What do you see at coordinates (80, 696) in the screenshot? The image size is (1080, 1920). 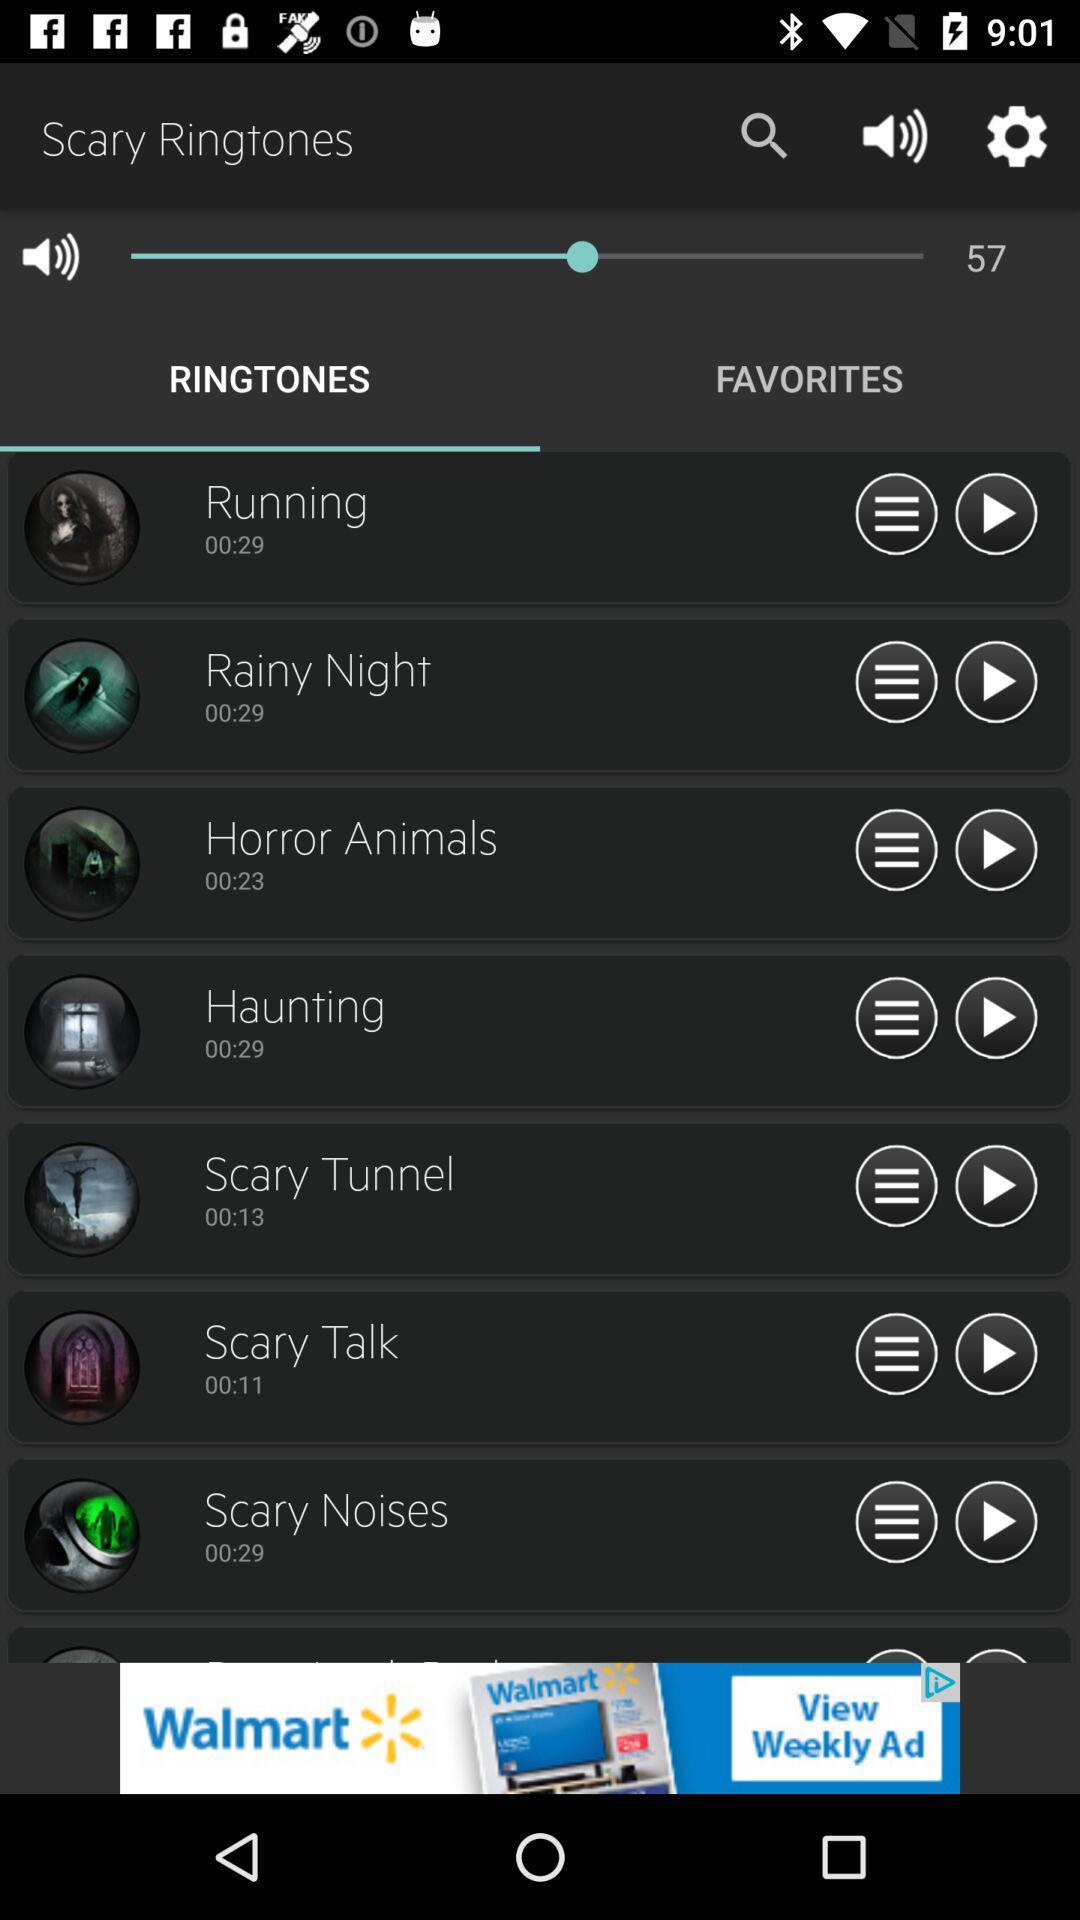 I see `song option` at bounding box center [80, 696].